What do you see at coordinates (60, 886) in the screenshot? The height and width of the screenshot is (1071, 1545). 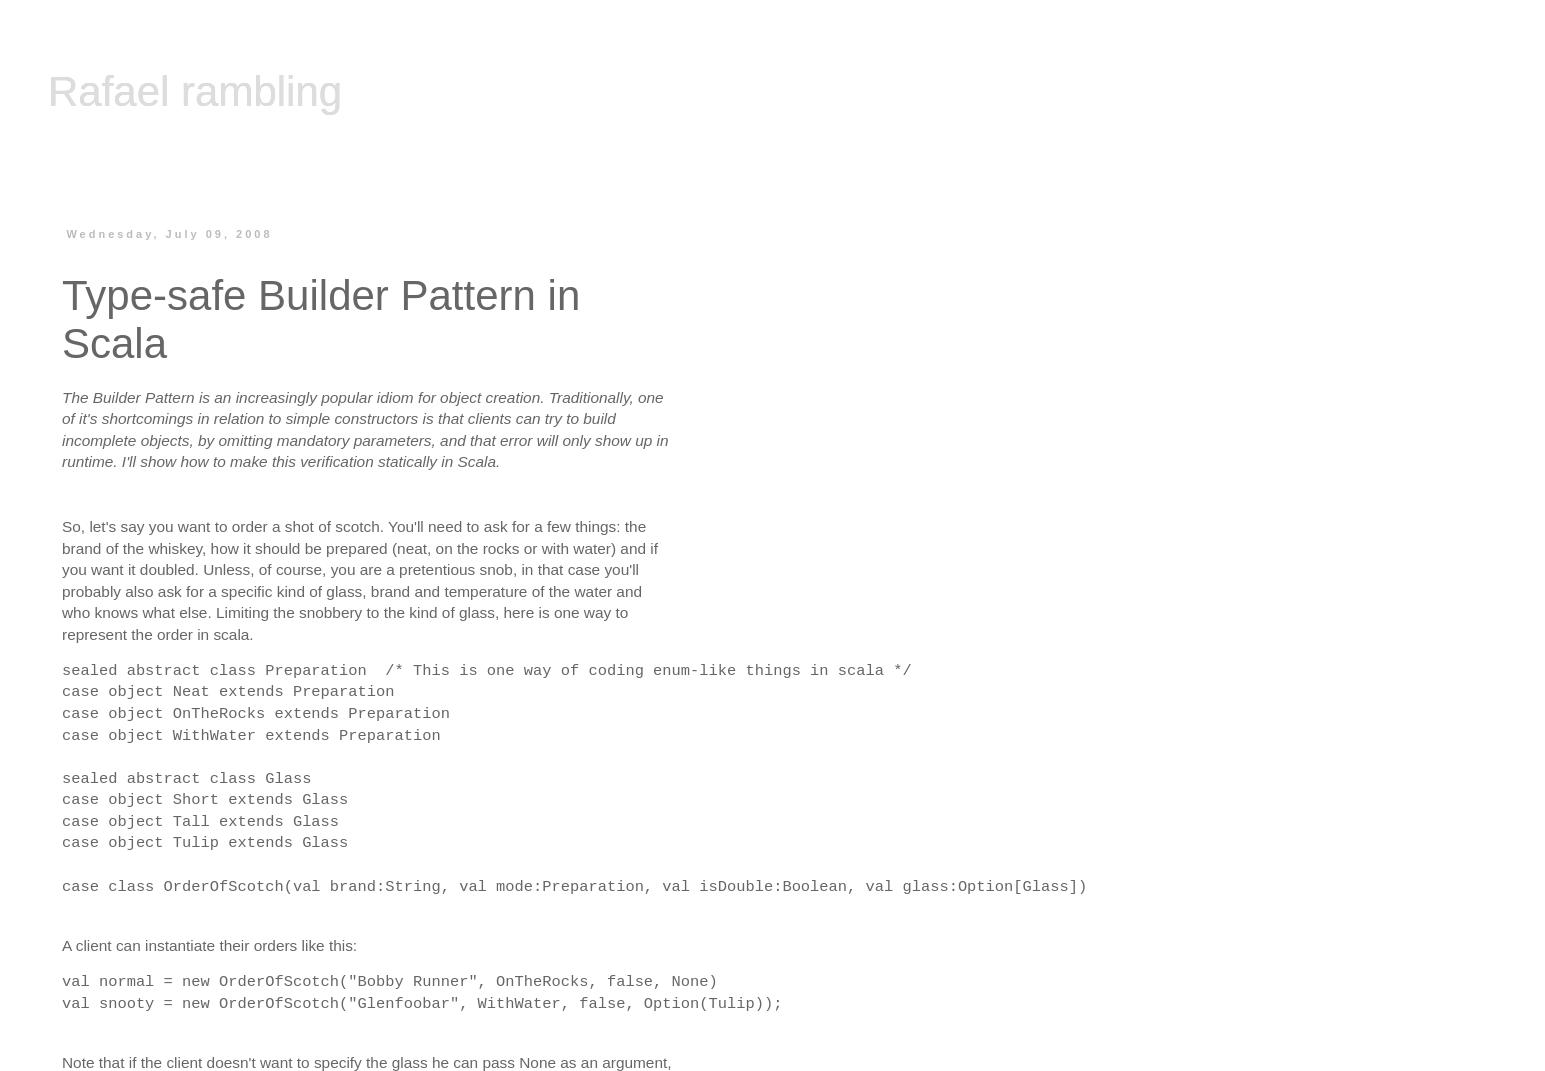 I see `'case class OrderOfScotch(val brand:String, val mode:Preparation, val isDouble:Boolean, val glass:Option[Glass])'` at bounding box center [60, 886].